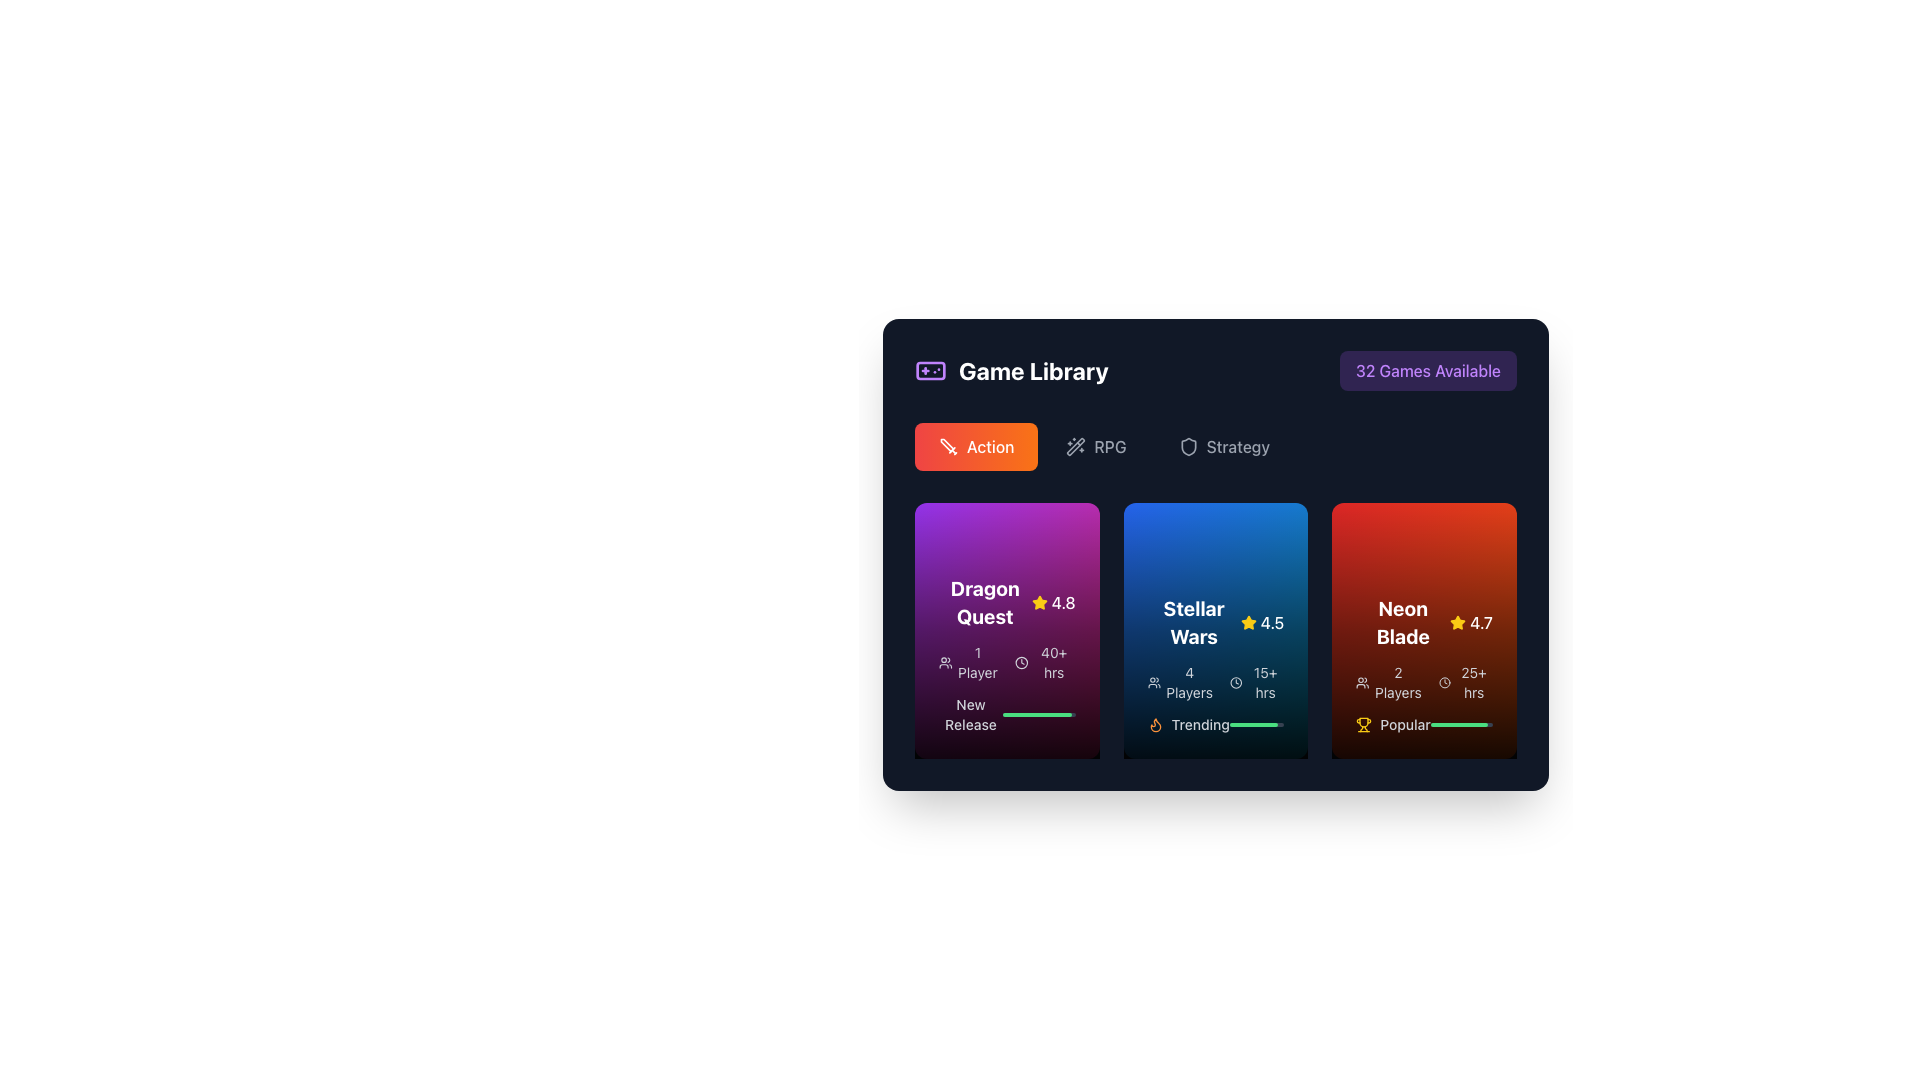  Describe the element at coordinates (1247, 622) in the screenshot. I see `the star icon representing the rating for 'Stellar Wars'` at that location.